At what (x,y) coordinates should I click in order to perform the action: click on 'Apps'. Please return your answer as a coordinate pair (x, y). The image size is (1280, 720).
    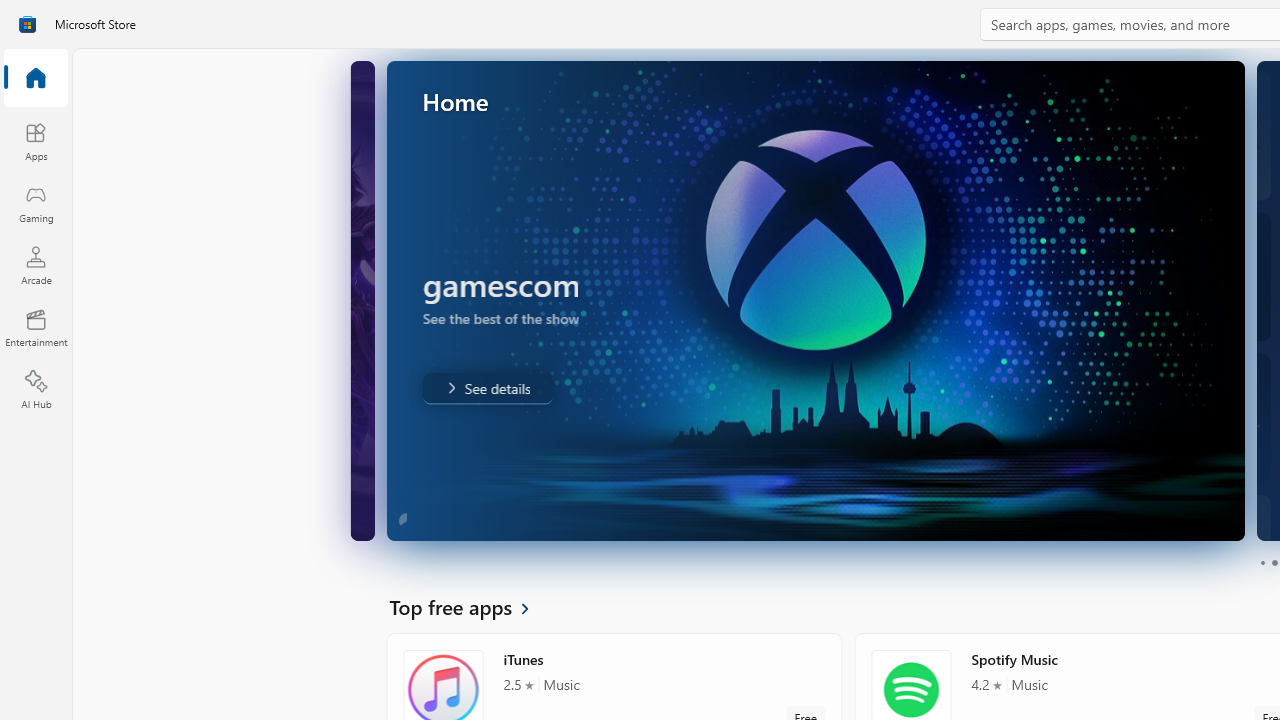
    Looking at the image, I should click on (35, 140).